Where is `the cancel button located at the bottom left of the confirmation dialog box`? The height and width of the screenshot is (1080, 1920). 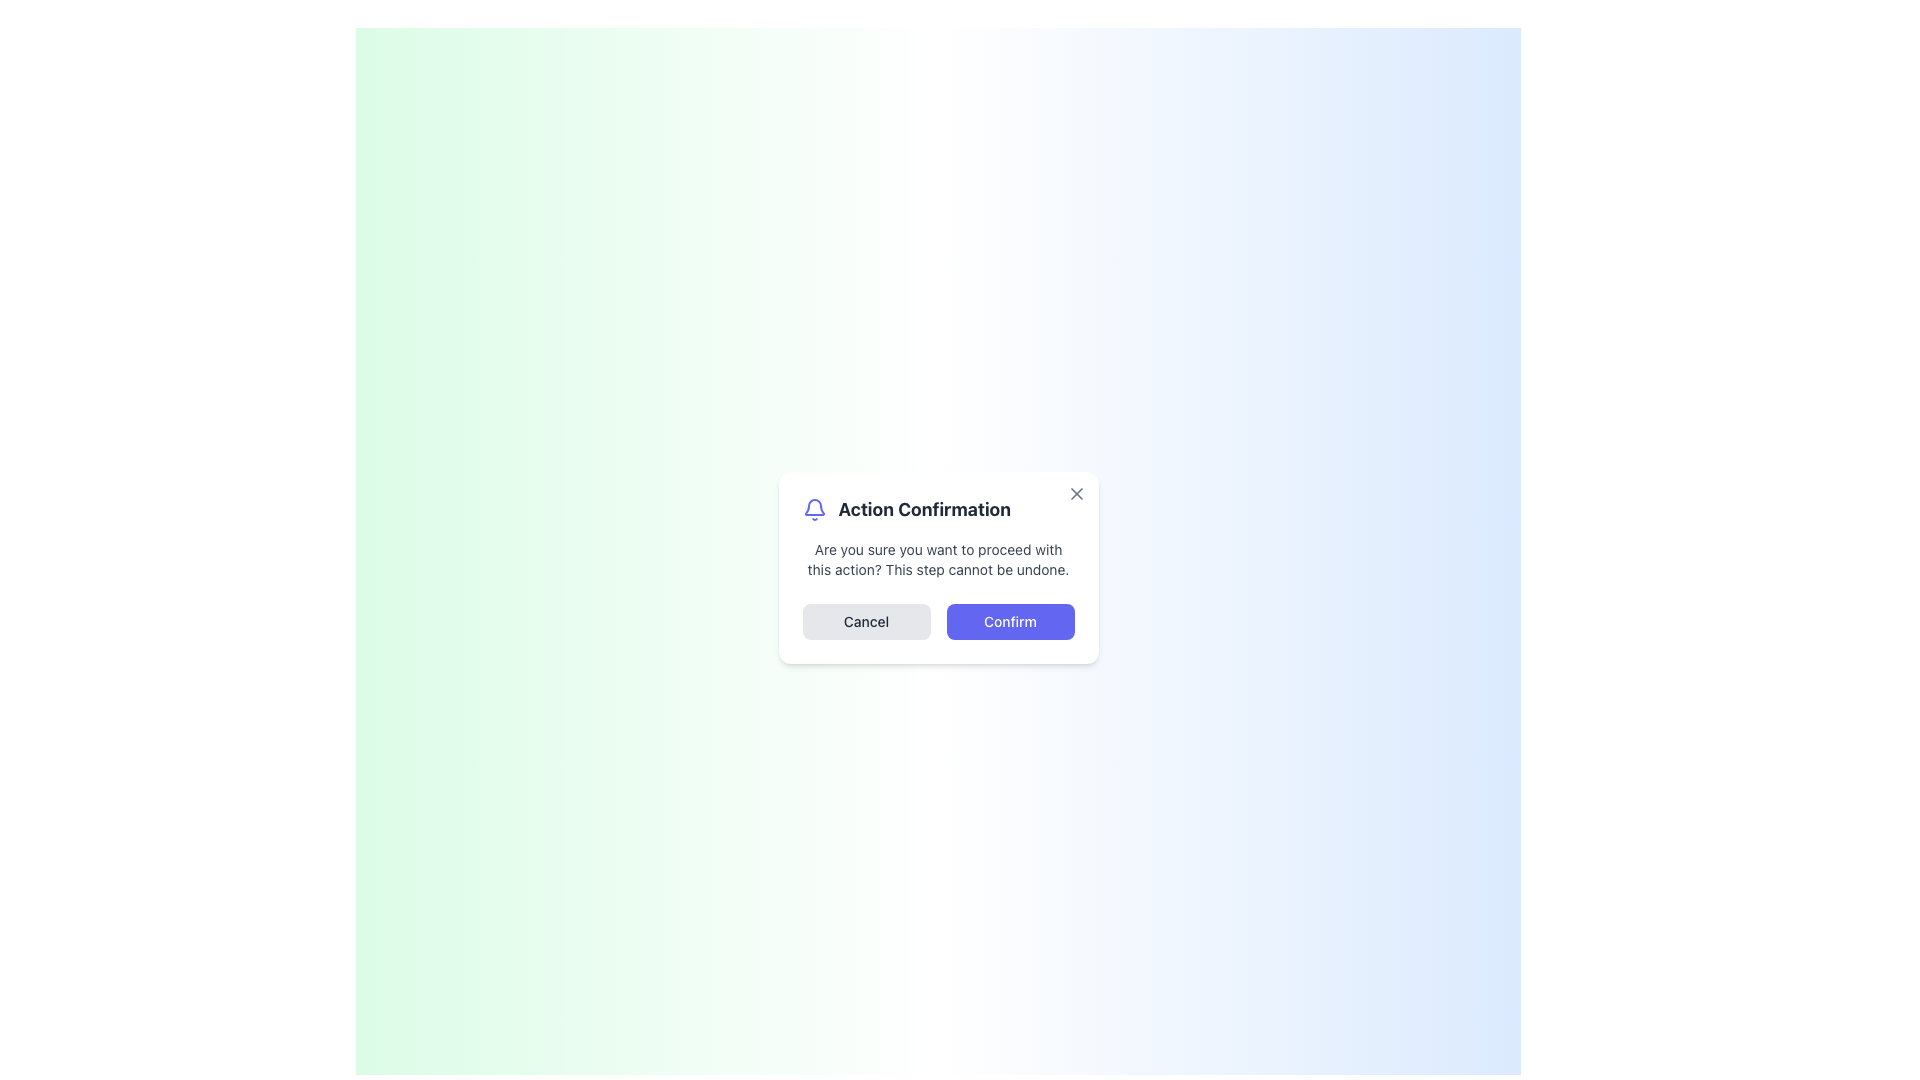
the cancel button located at the bottom left of the confirmation dialog box is located at coordinates (866, 620).